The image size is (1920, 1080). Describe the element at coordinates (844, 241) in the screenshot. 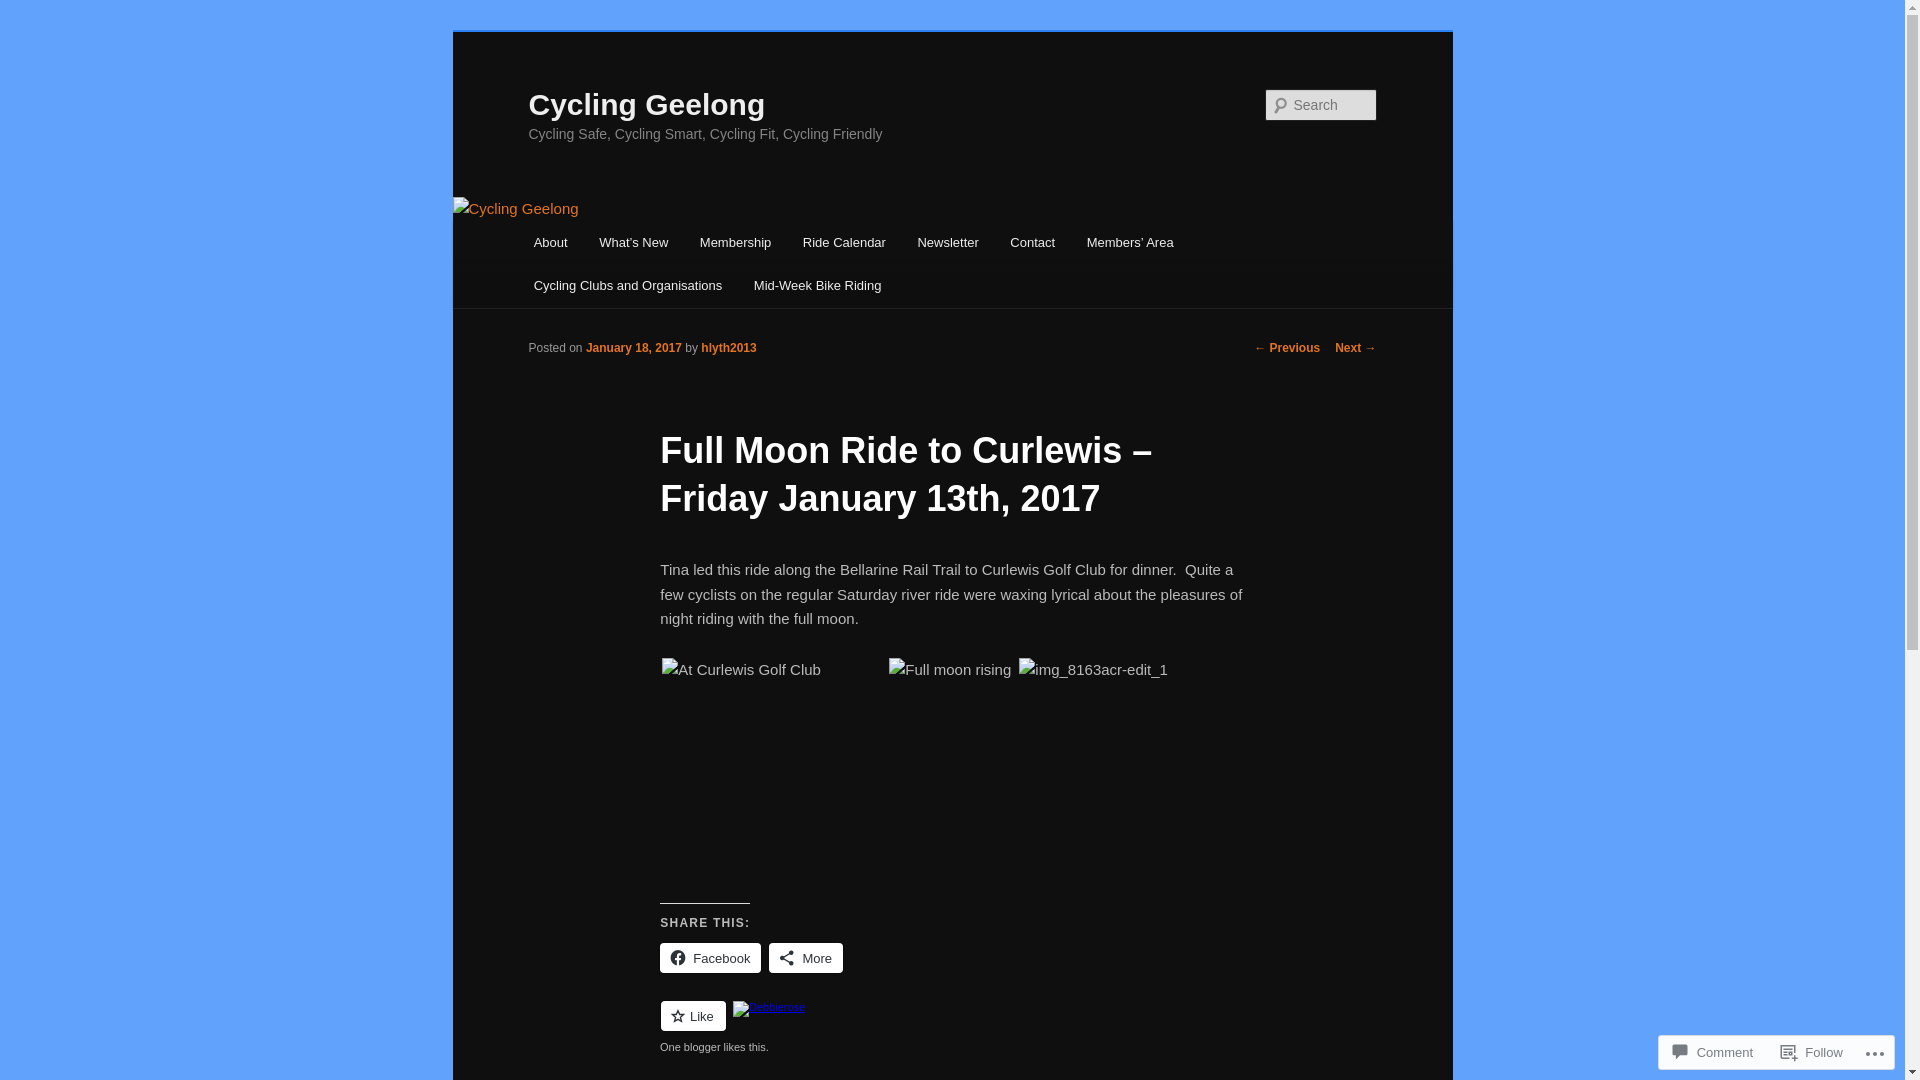

I see `'Ride Calendar'` at that location.